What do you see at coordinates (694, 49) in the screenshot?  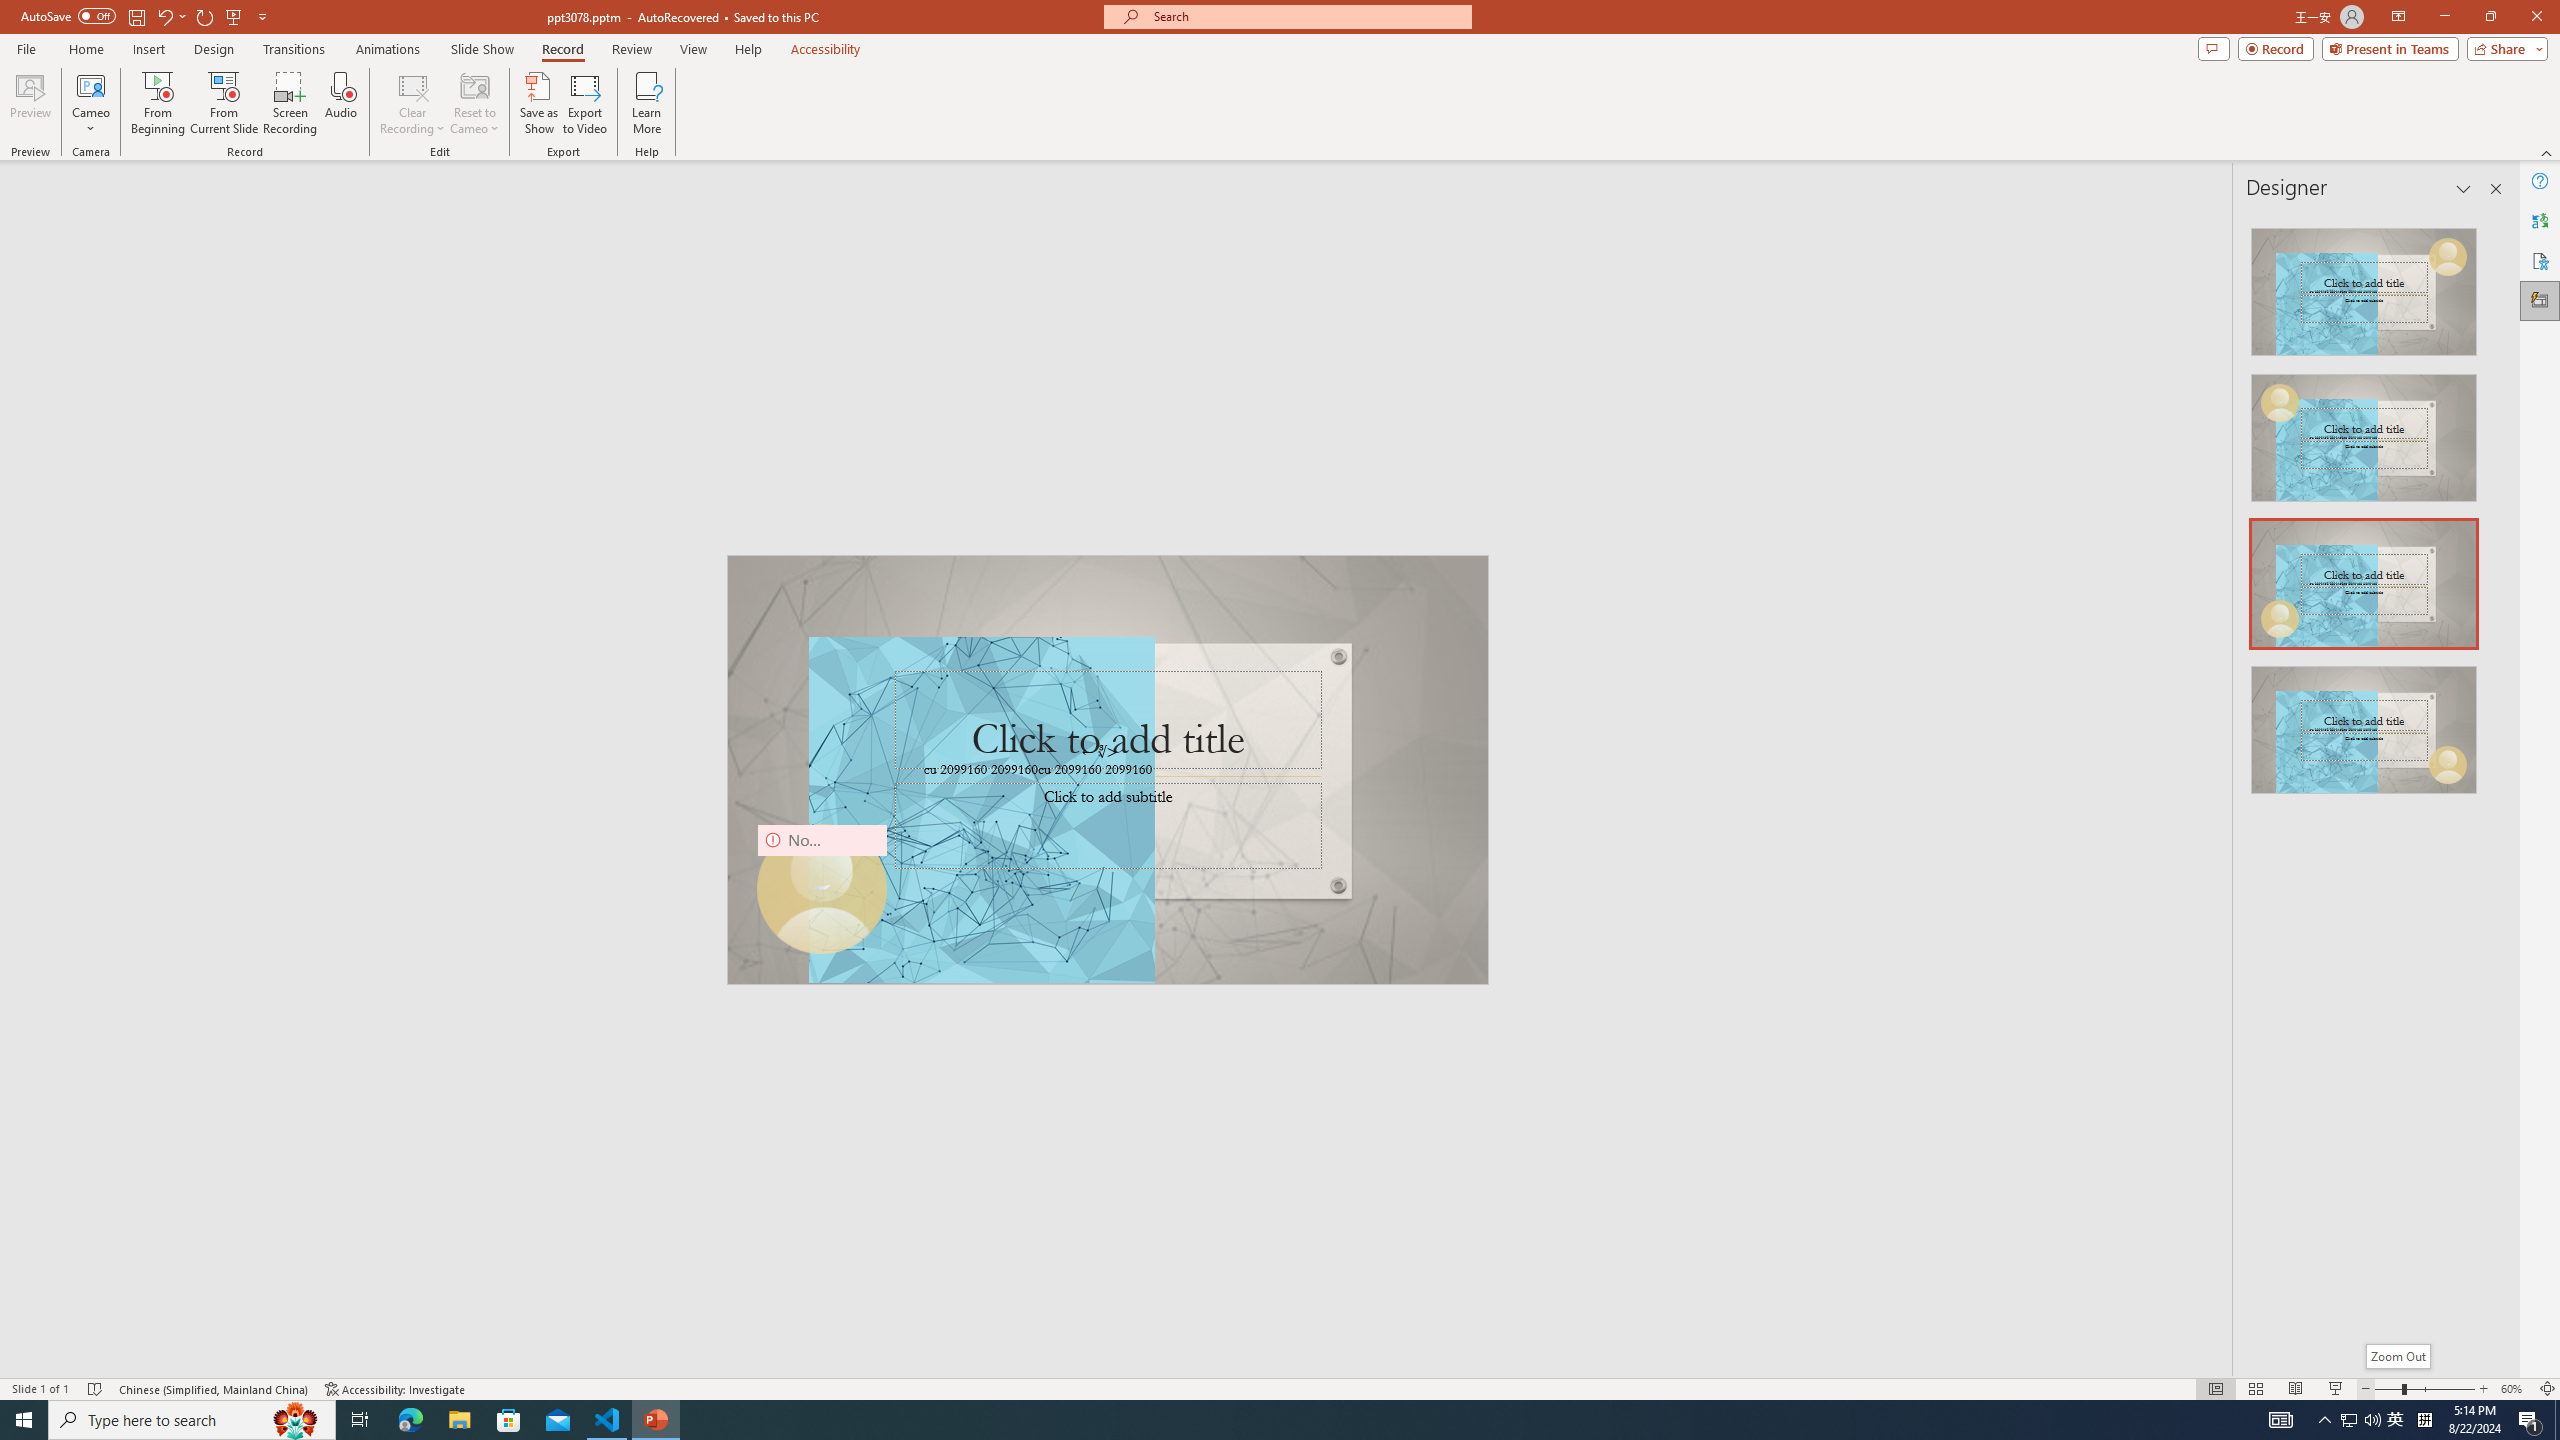 I see `'View'` at bounding box center [694, 49].